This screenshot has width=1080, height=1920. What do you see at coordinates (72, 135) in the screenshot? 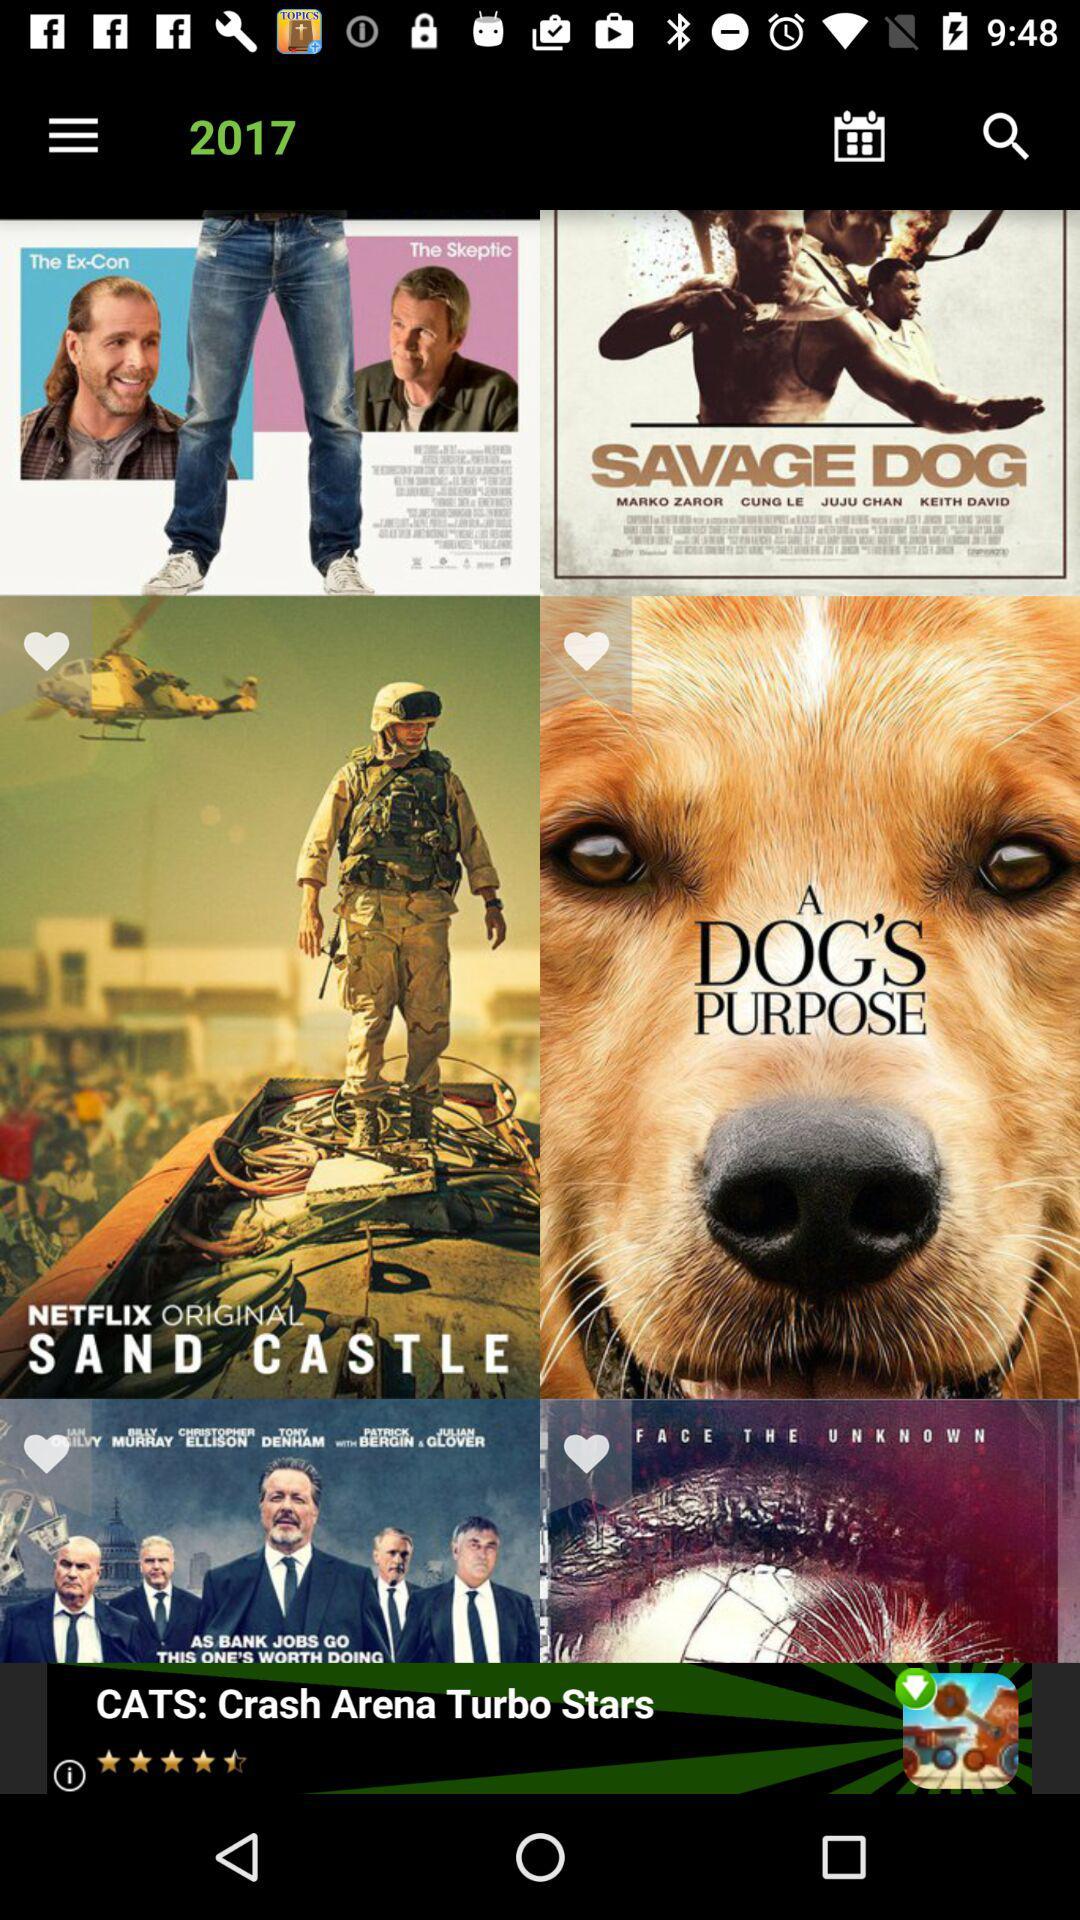
I see `the item to the left of 2017` at bounding box center [72, 135].